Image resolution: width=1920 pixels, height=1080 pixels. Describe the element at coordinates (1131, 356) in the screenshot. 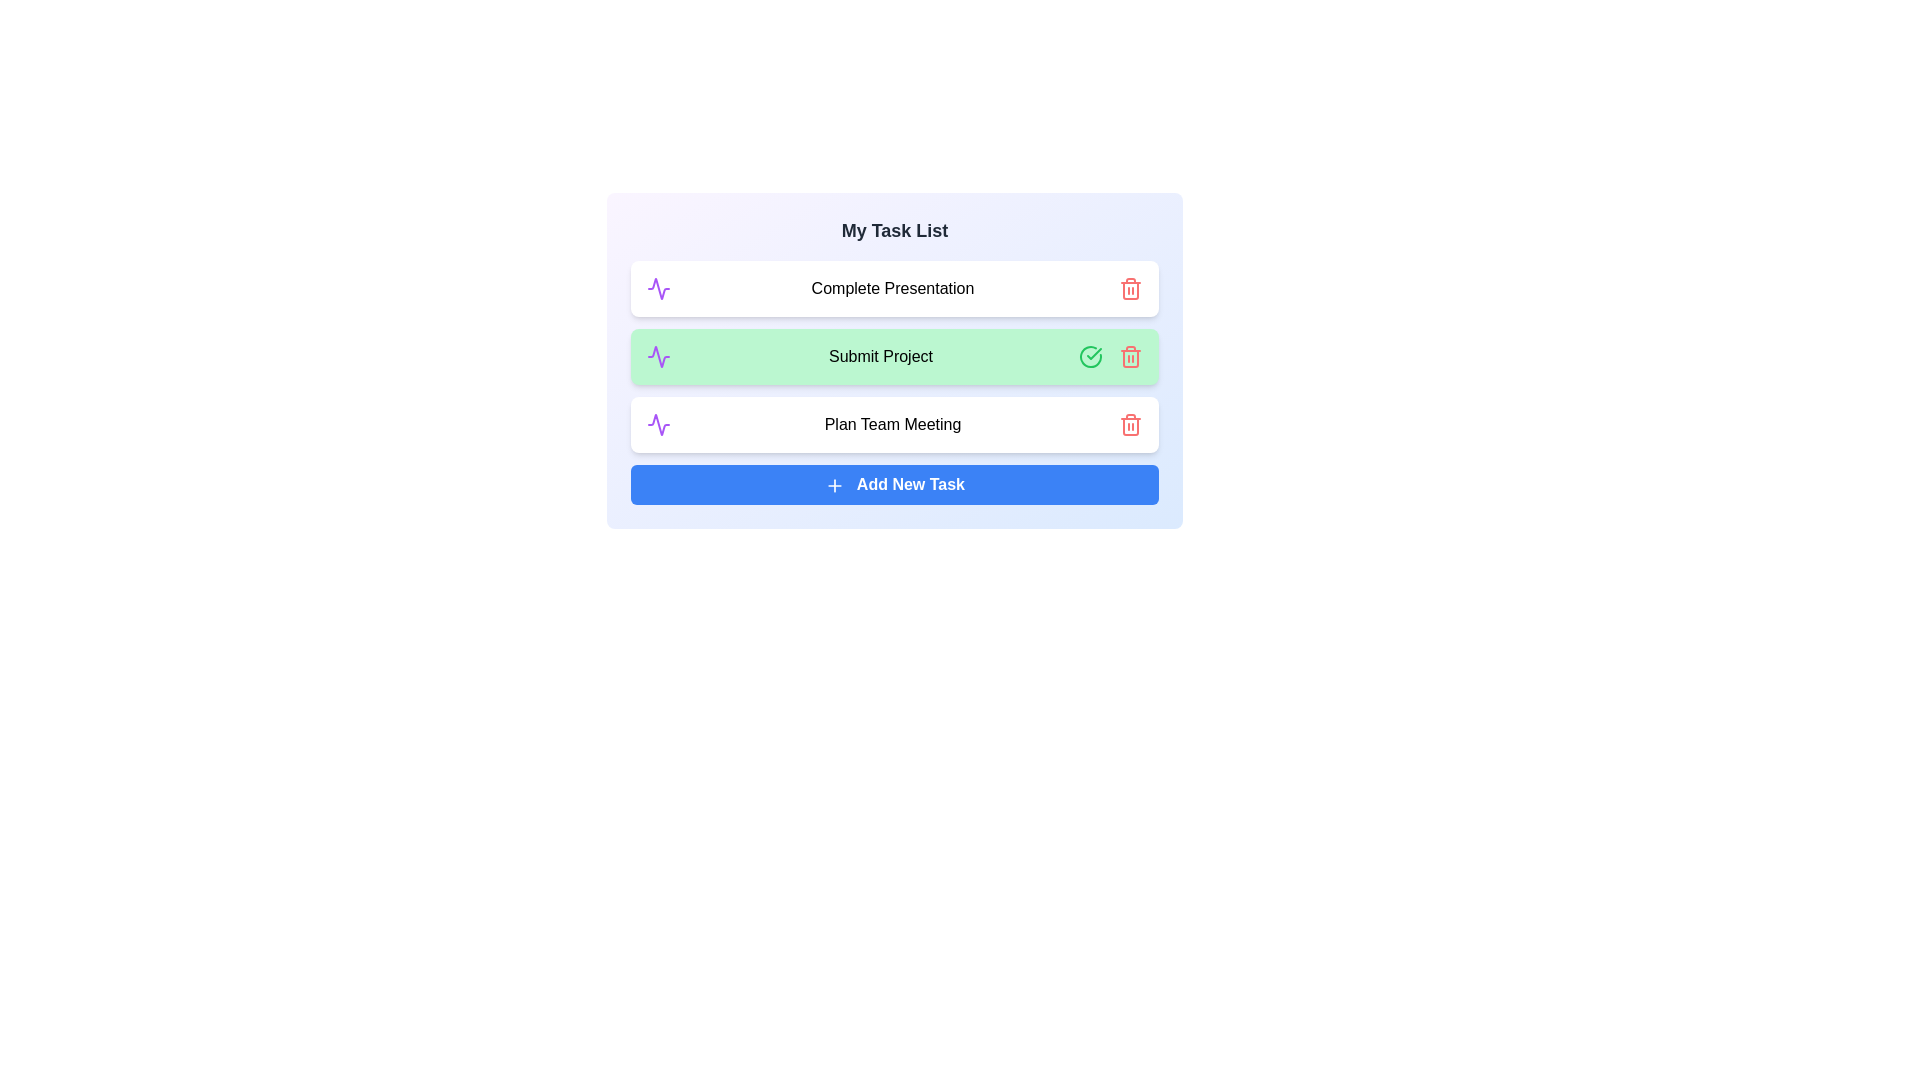

I see `the trash icon next to the task named Submit Project to delete it` at that location.